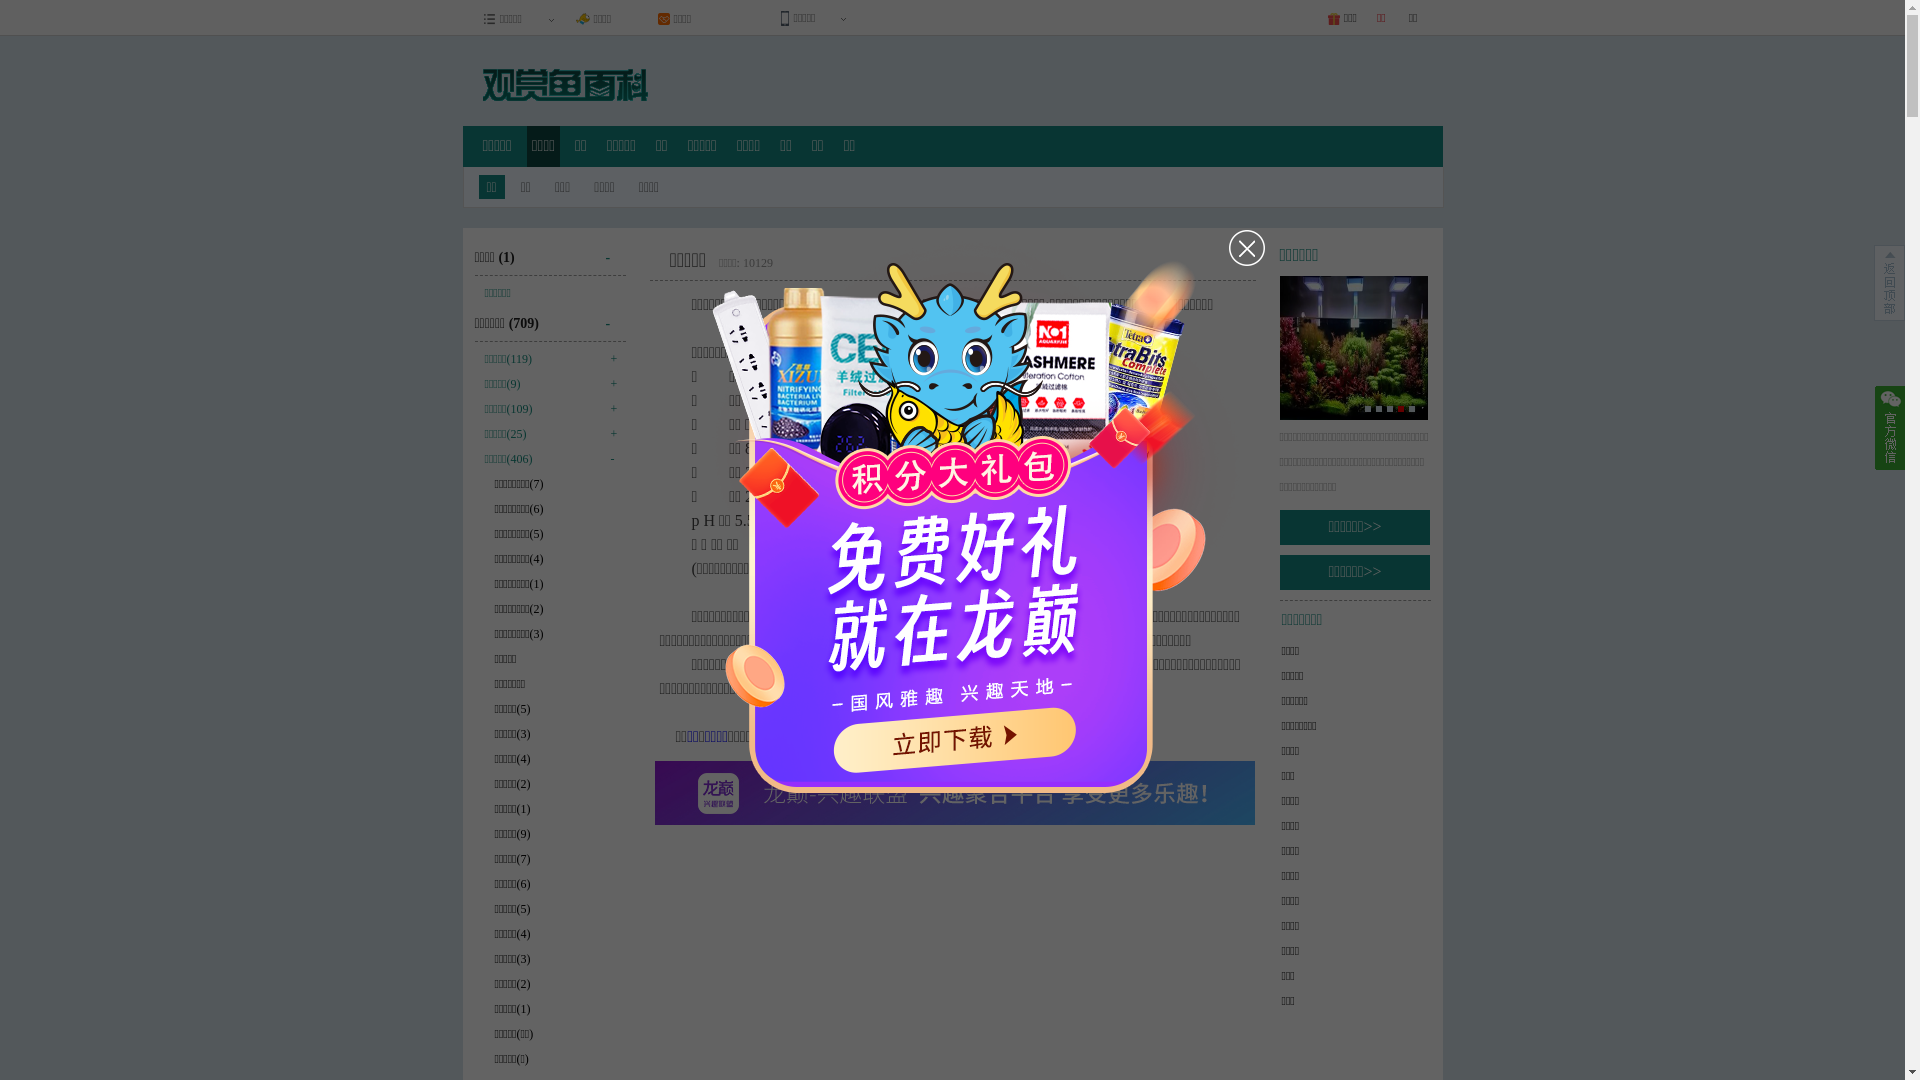  What do you see at coordinates (608, 381) in the screenshot?
I see `'+'` at bounding box center [608, 381].